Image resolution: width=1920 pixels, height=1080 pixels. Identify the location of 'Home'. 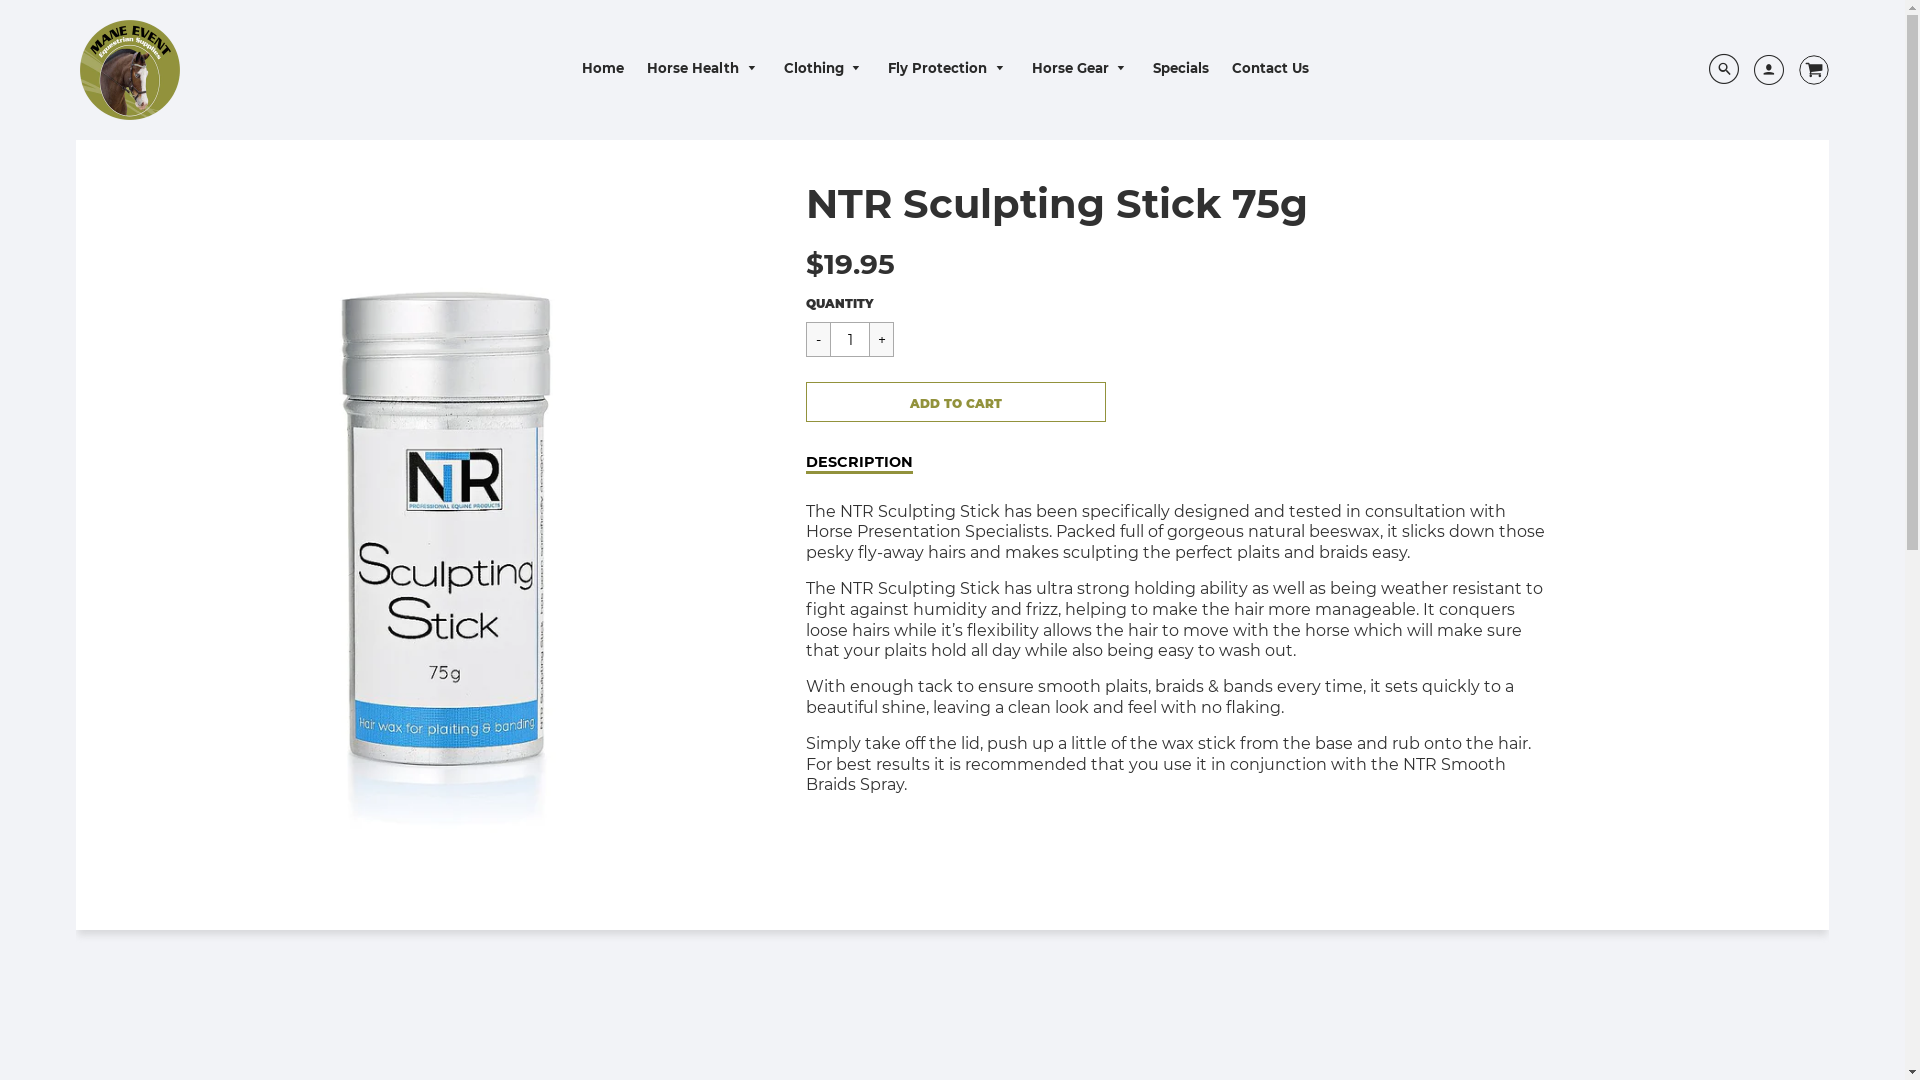
(602, 67).